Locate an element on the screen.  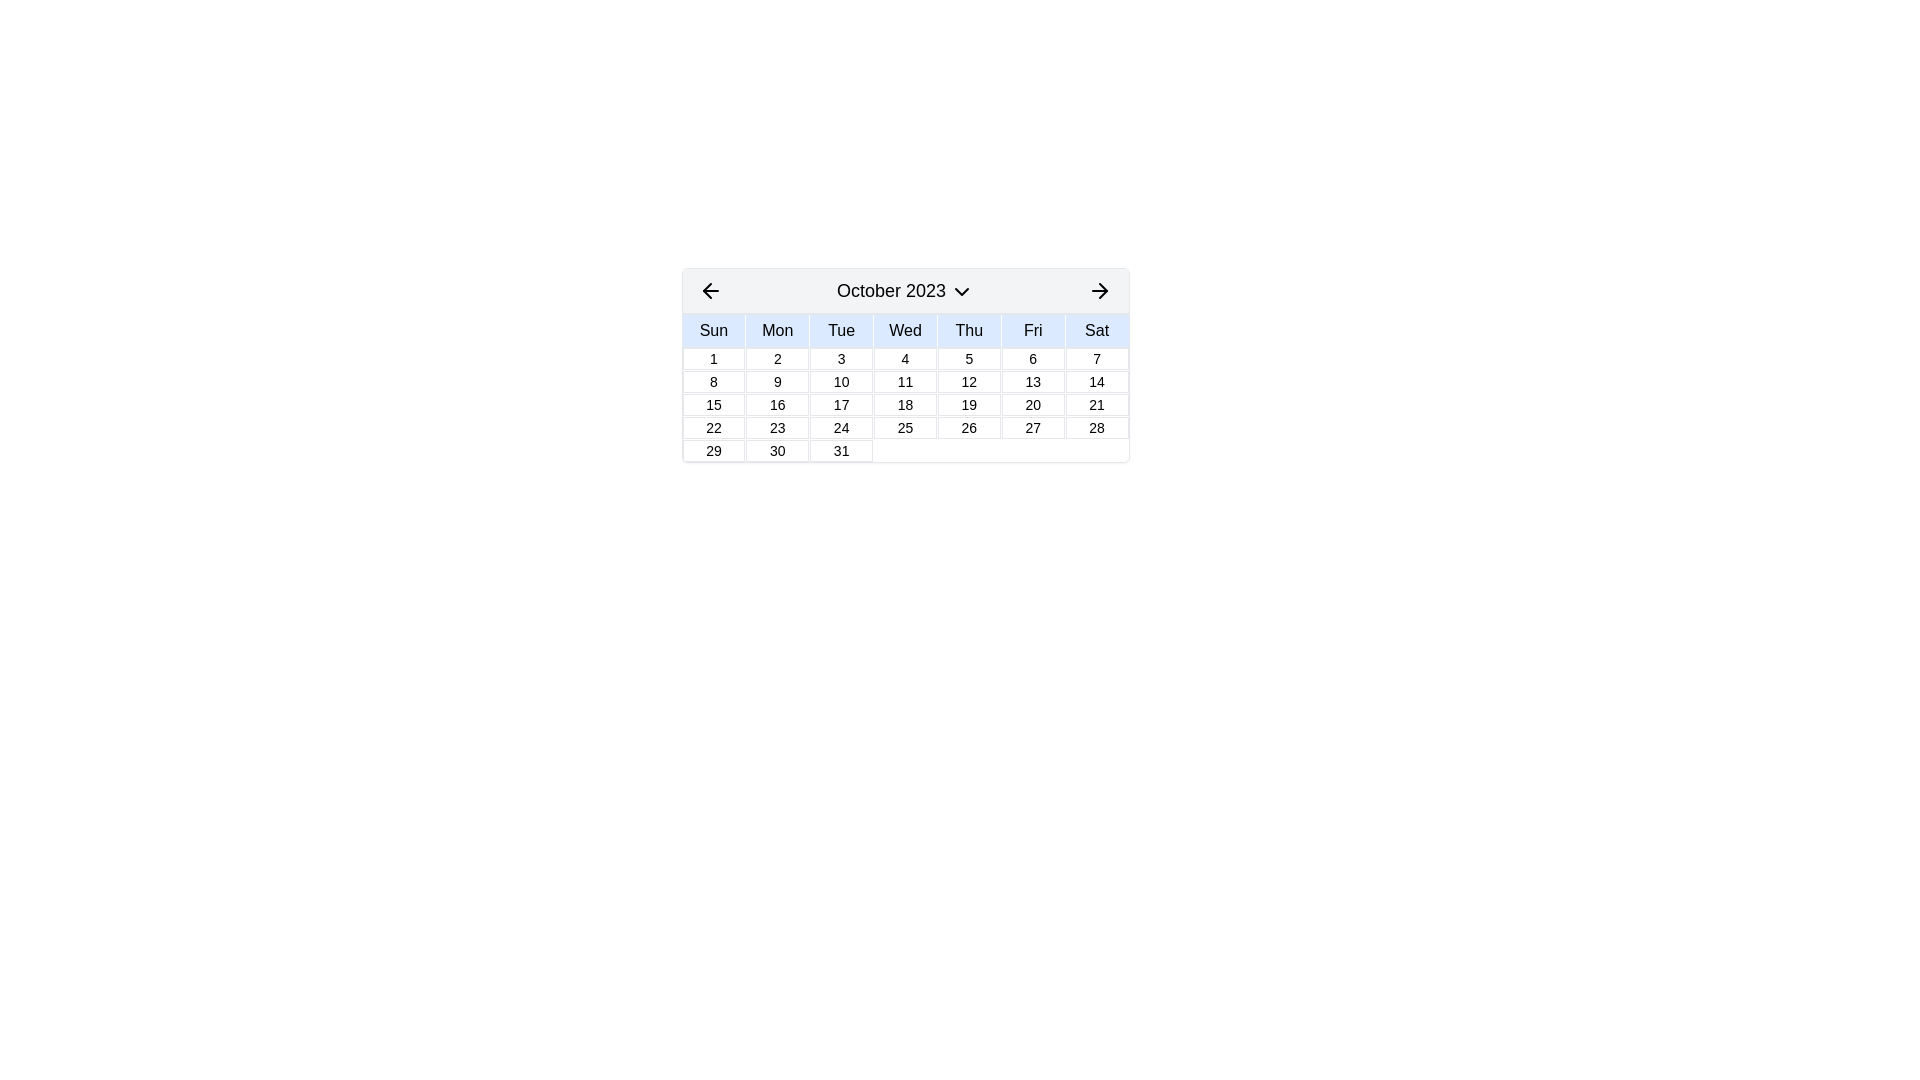
the text element '9' located in the second row and second column of the tabular calendar structure under the 'Monday' header is located at coordinates (776, 381).